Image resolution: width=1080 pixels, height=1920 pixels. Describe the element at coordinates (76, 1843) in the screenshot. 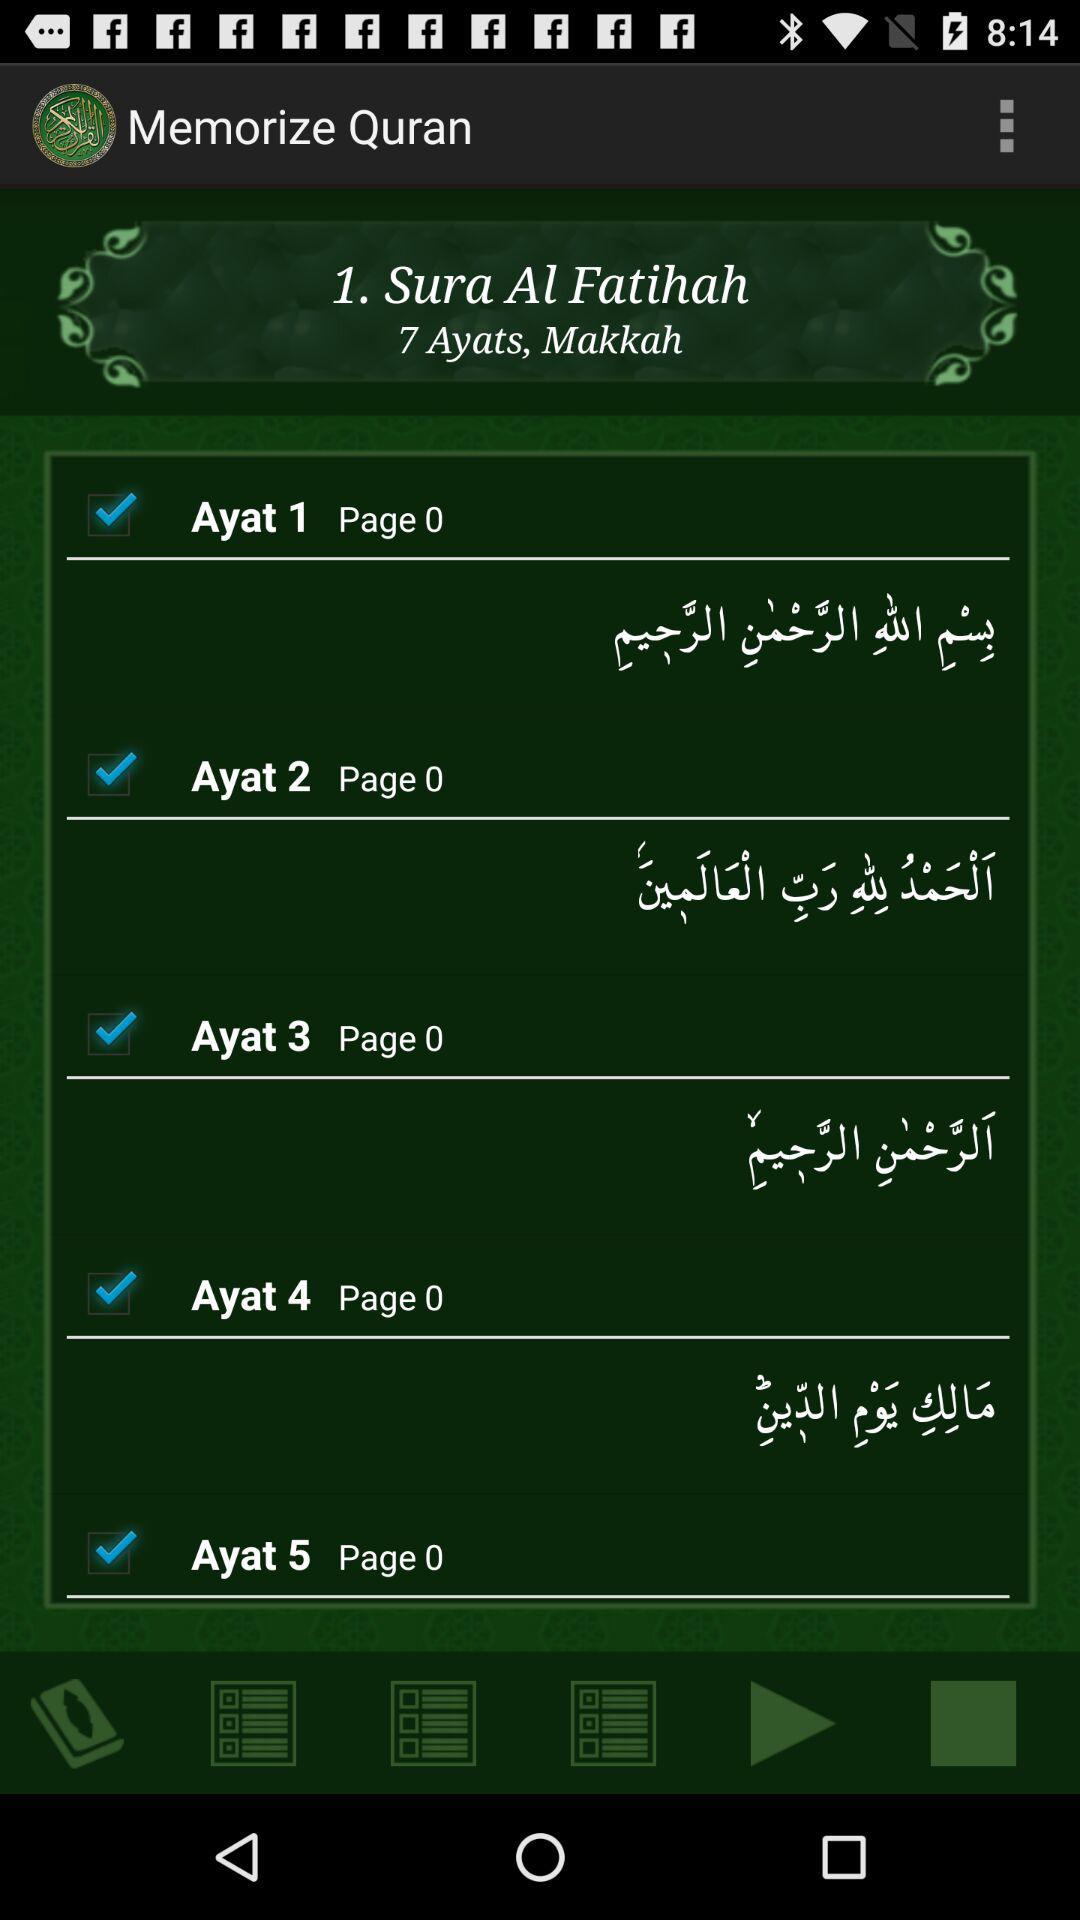

I see `the visibility icon` at that location.